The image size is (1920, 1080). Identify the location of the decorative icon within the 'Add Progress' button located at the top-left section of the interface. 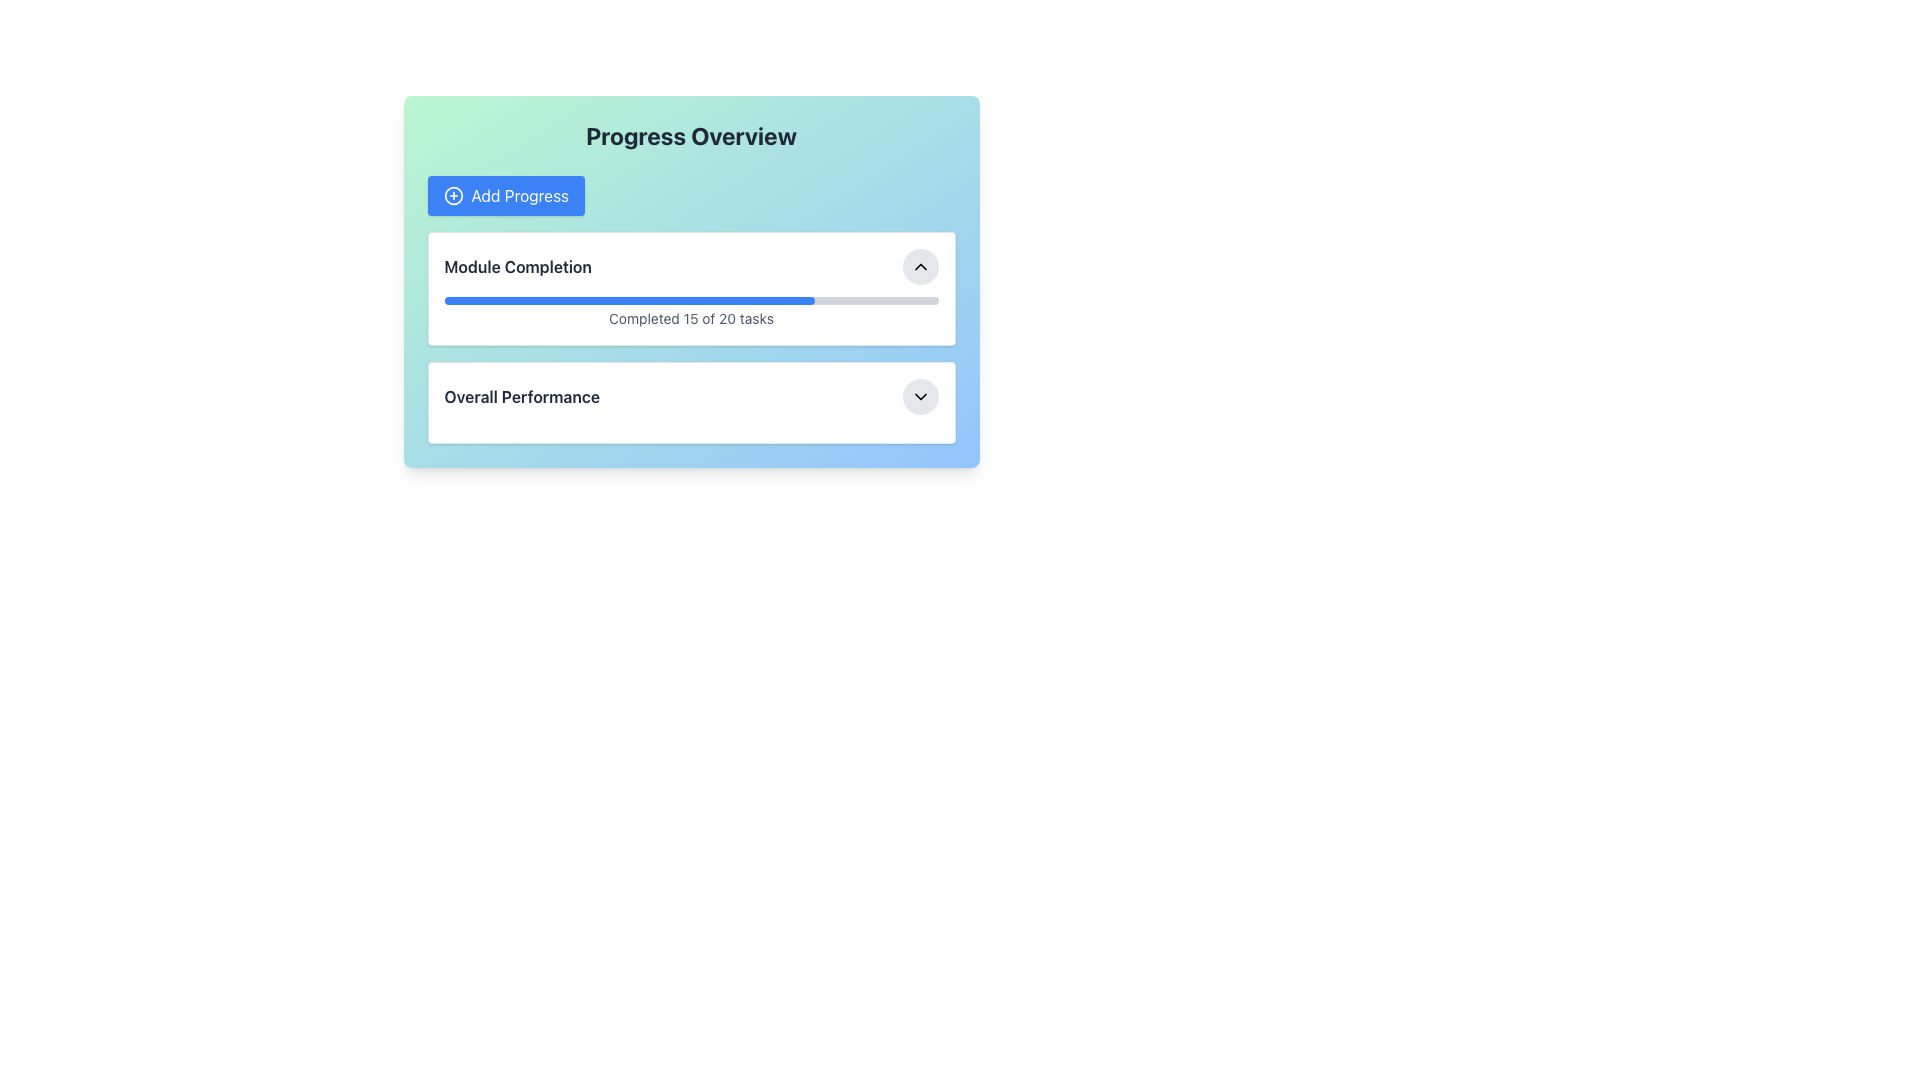
(452, 196).